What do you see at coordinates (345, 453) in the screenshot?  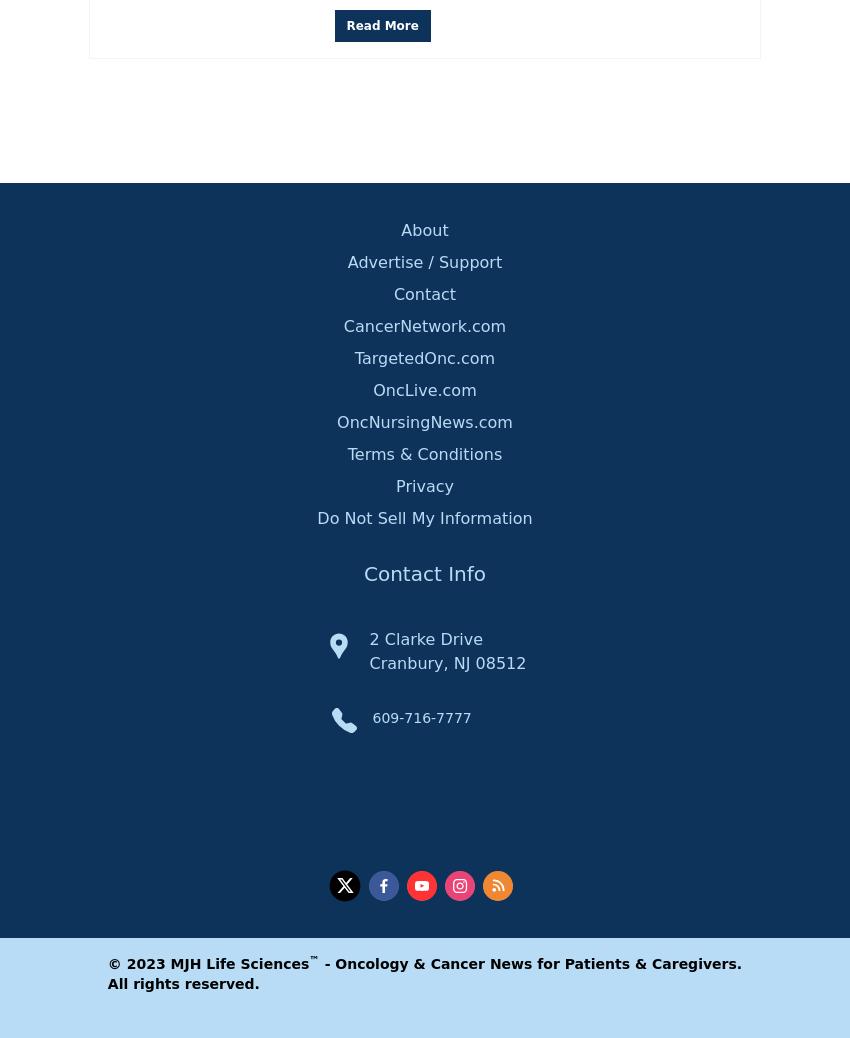 I see `'Terms & Conditions'` at bounding box center [345, 453].